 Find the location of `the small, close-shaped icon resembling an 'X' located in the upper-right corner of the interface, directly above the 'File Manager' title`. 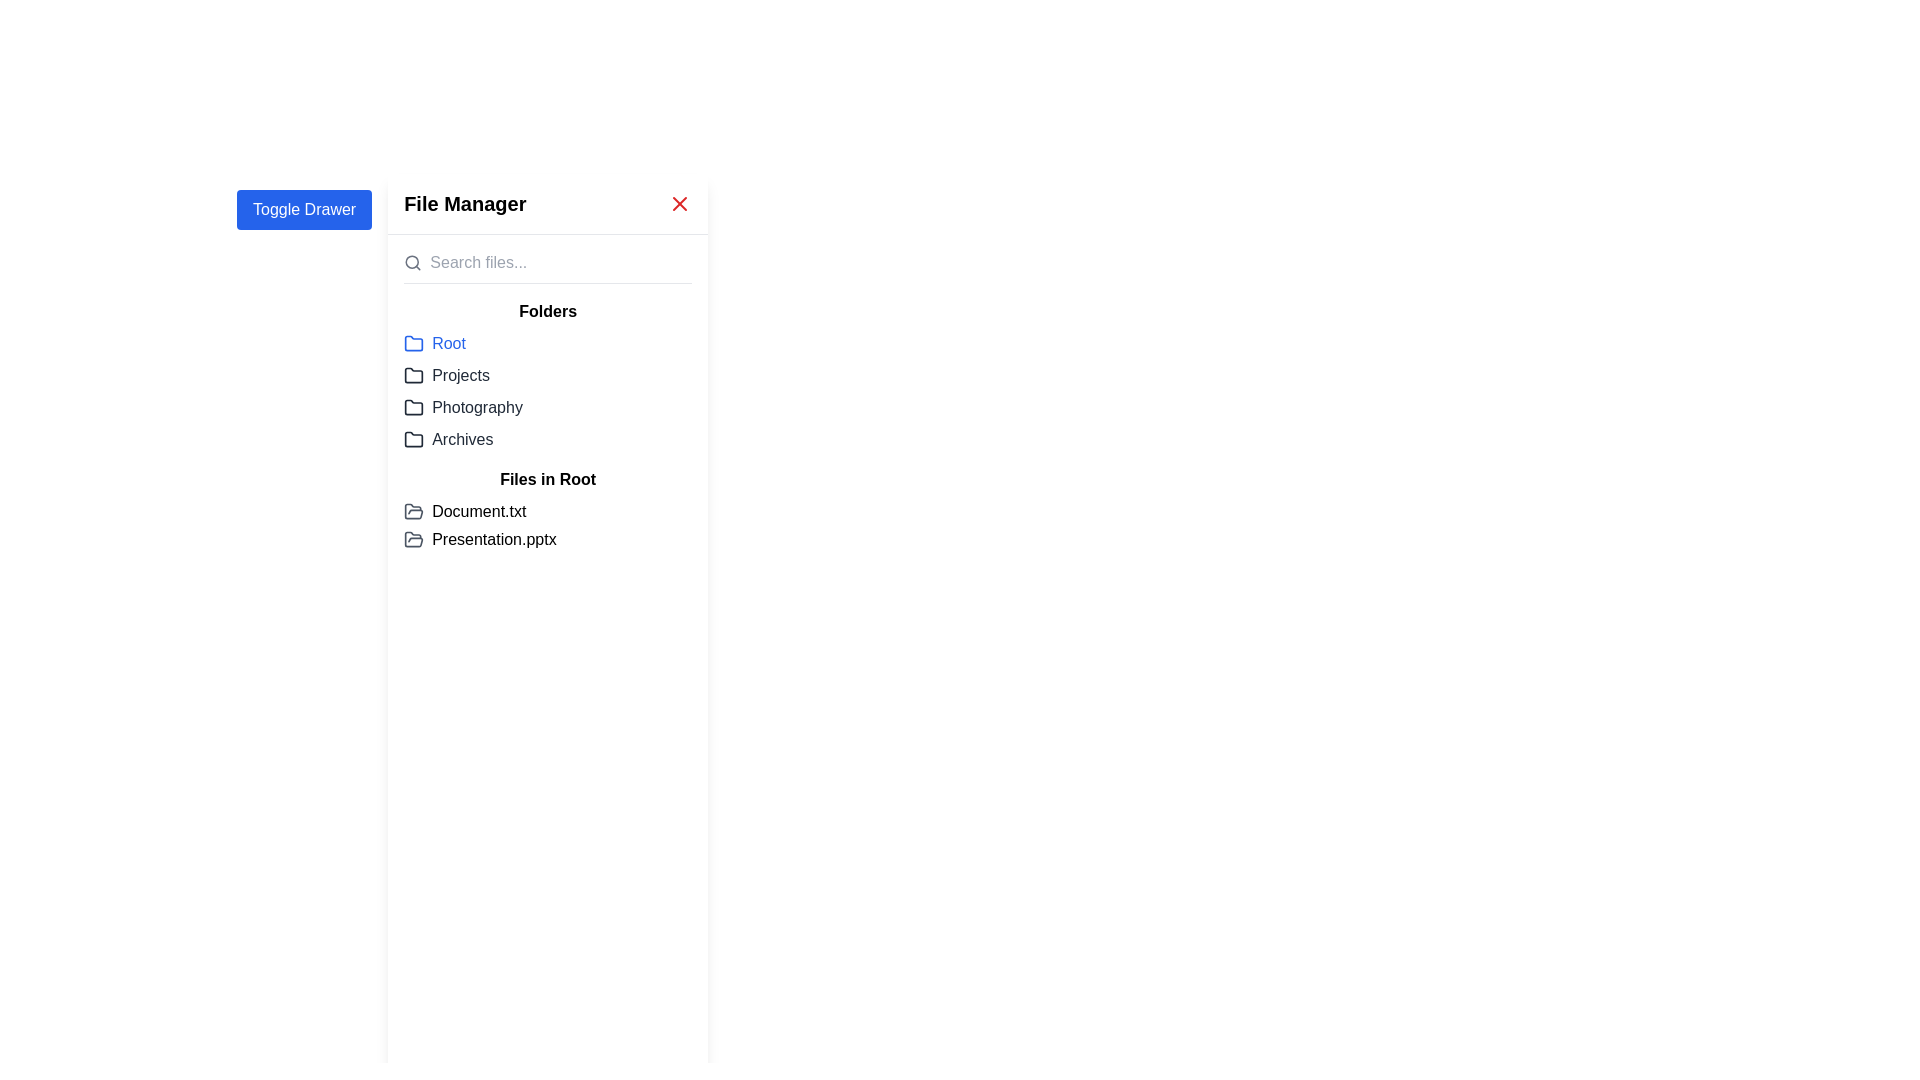

the small, close-shaped icon resembling an 'X' located in the upper-right corner of the interface, directly above the 'File Manager' title is located at coordinates (680, 204).